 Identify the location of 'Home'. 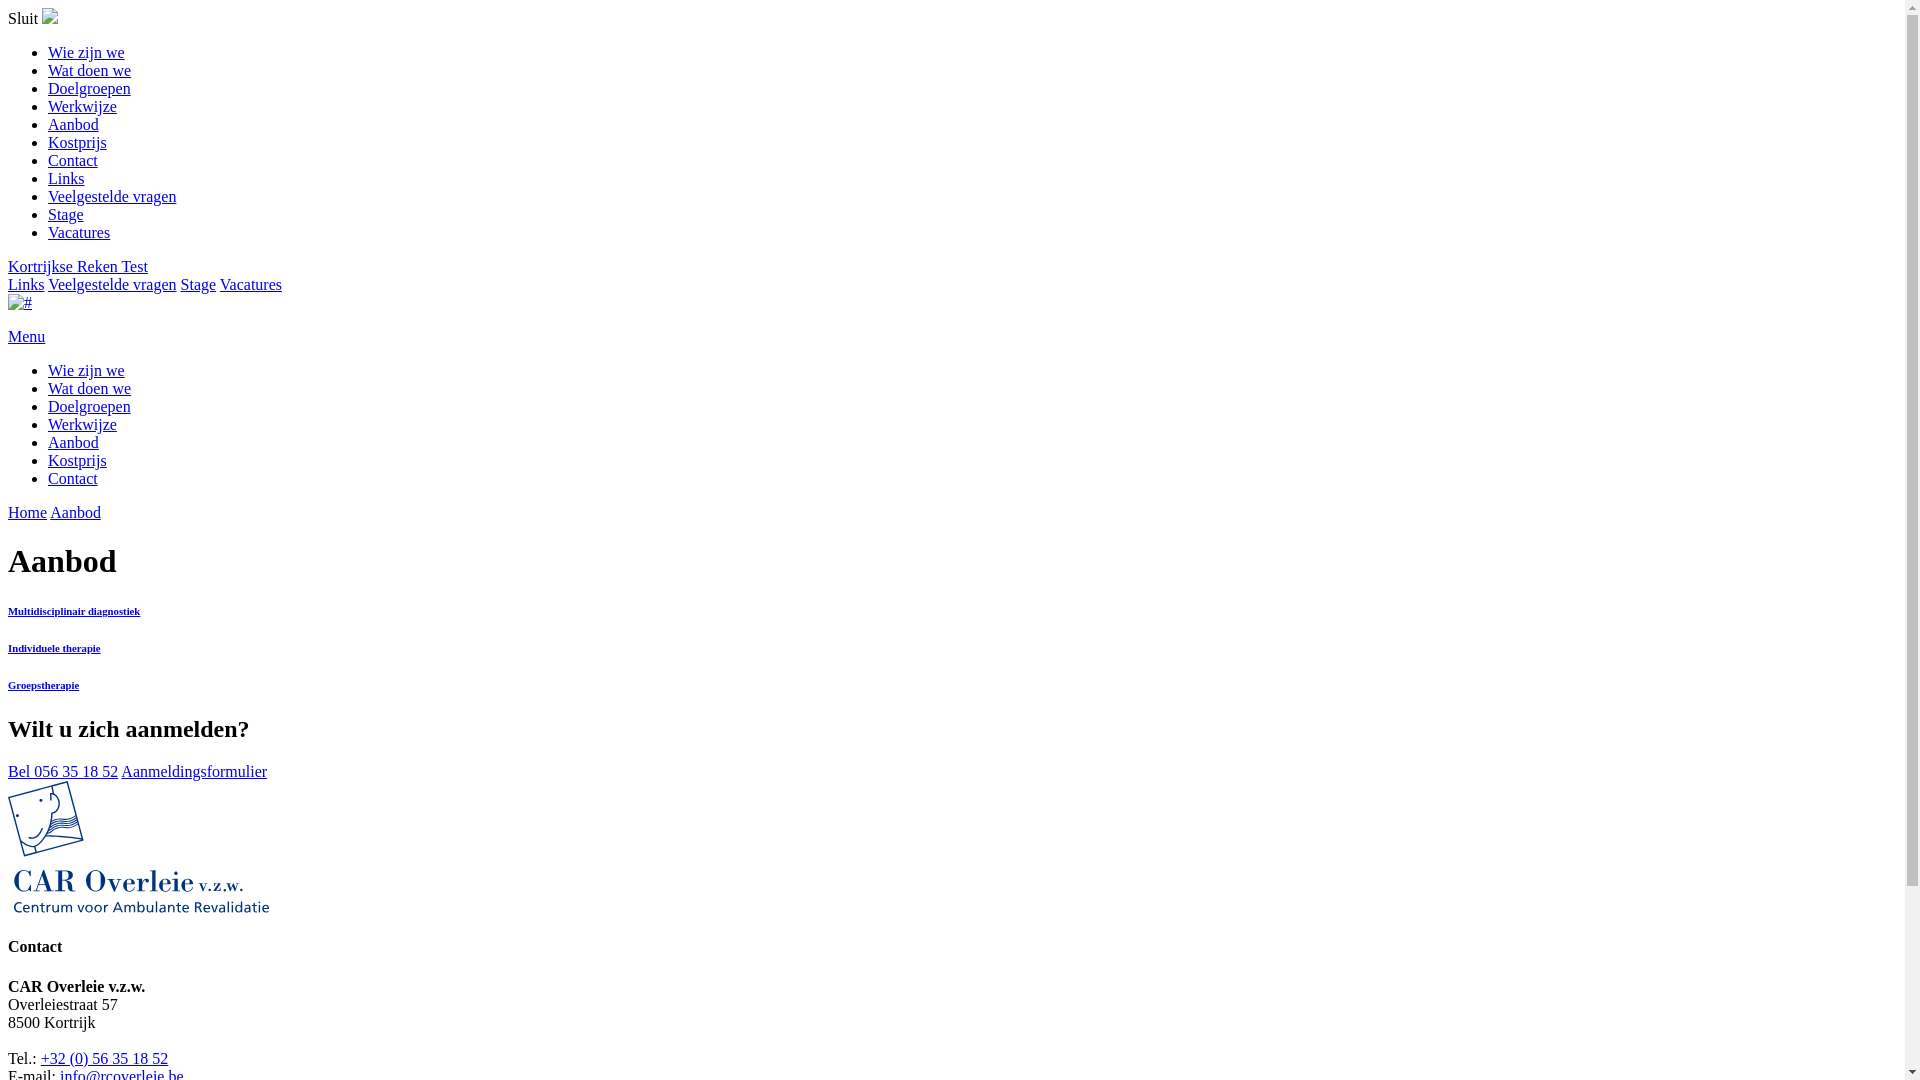
(27, 511).